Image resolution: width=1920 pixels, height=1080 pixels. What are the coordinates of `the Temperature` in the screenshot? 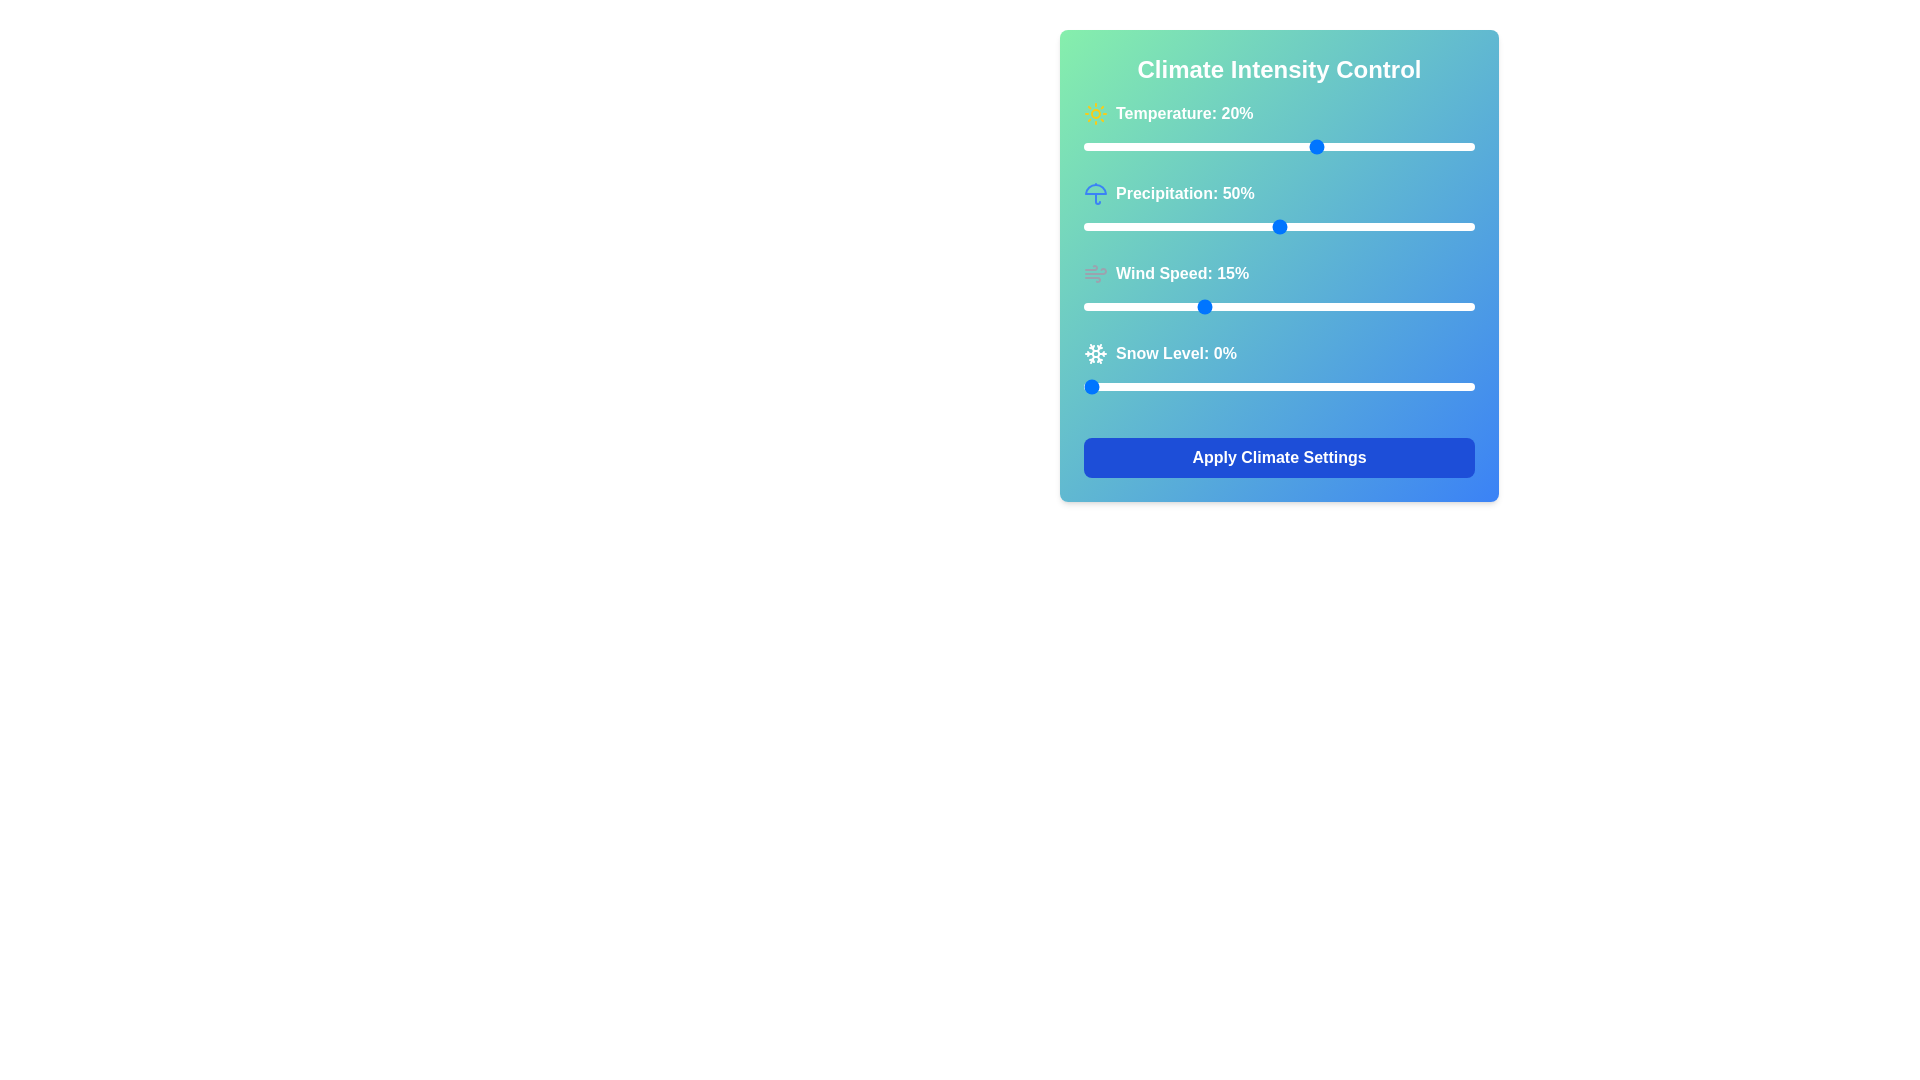 It's located at (1287, 145).